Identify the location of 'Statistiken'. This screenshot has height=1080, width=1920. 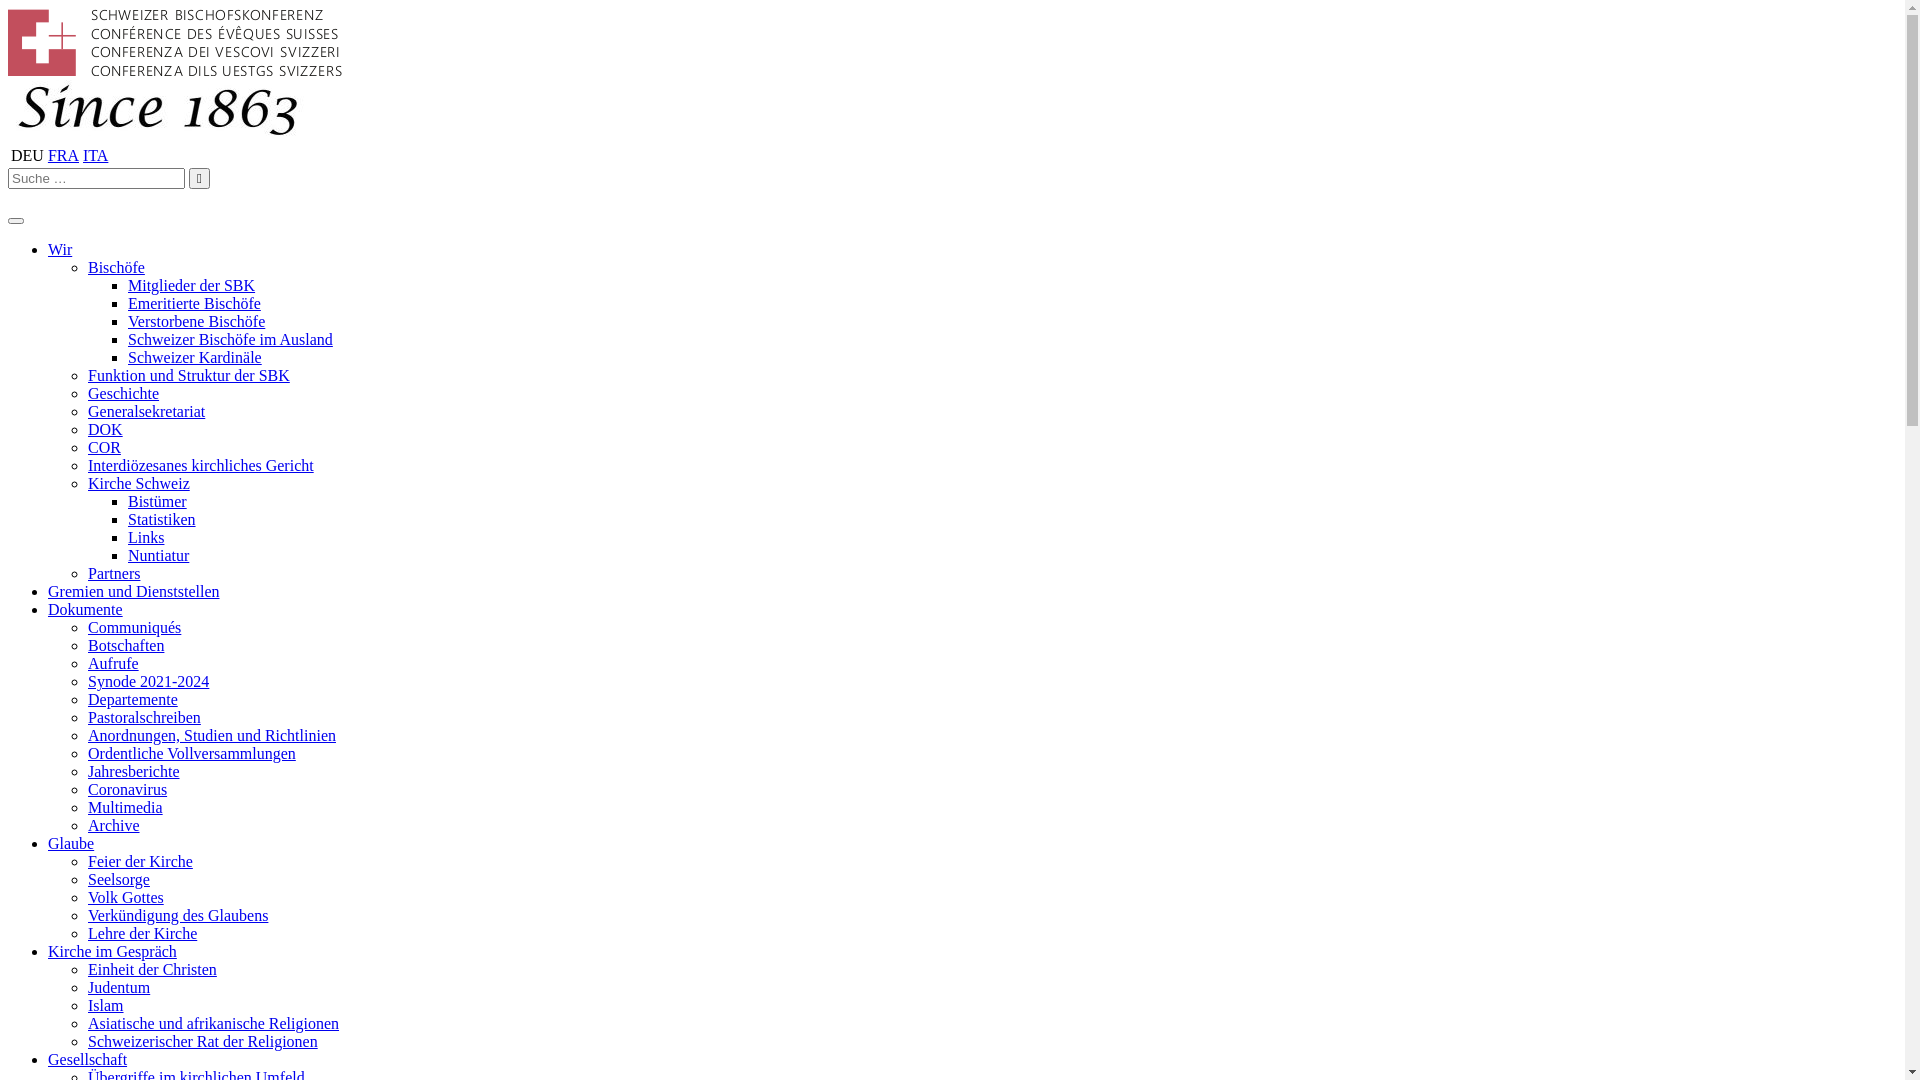
(162, 518).